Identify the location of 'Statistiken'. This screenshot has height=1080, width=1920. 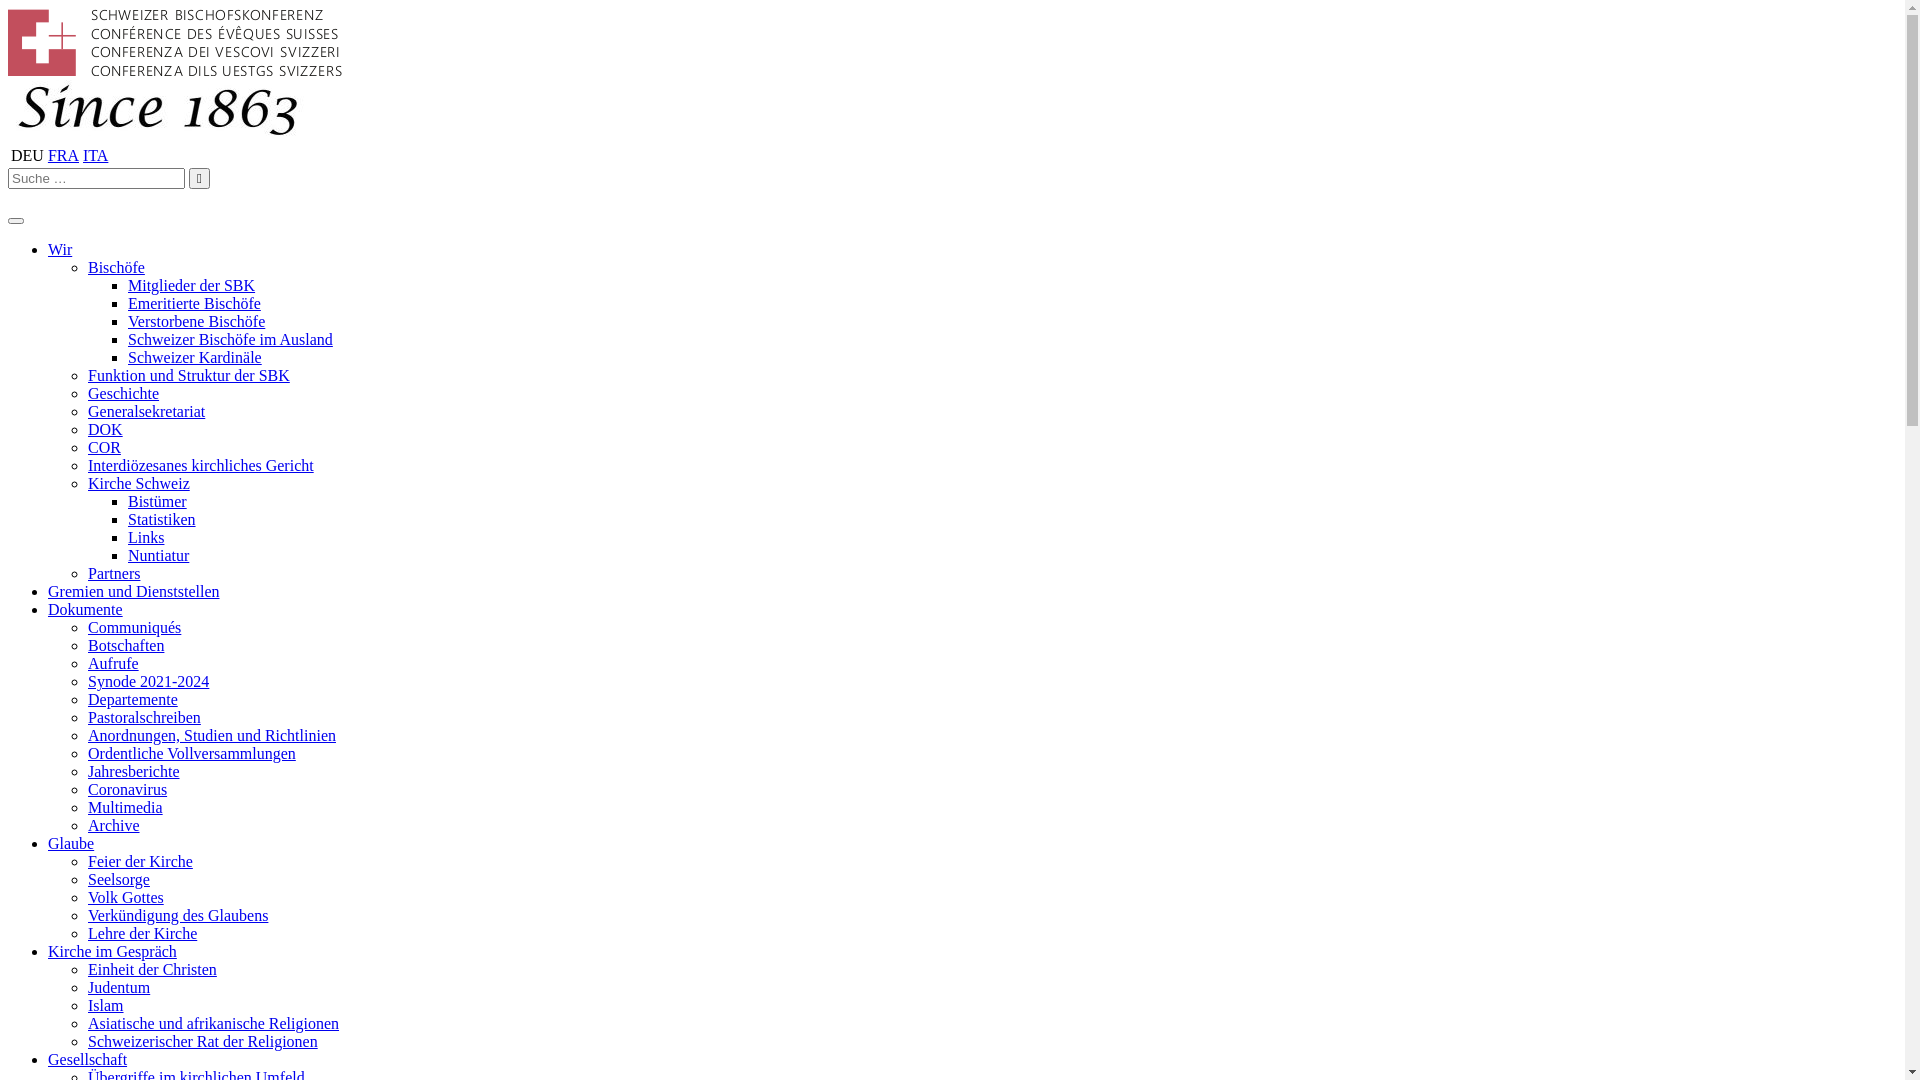
(162, 518).